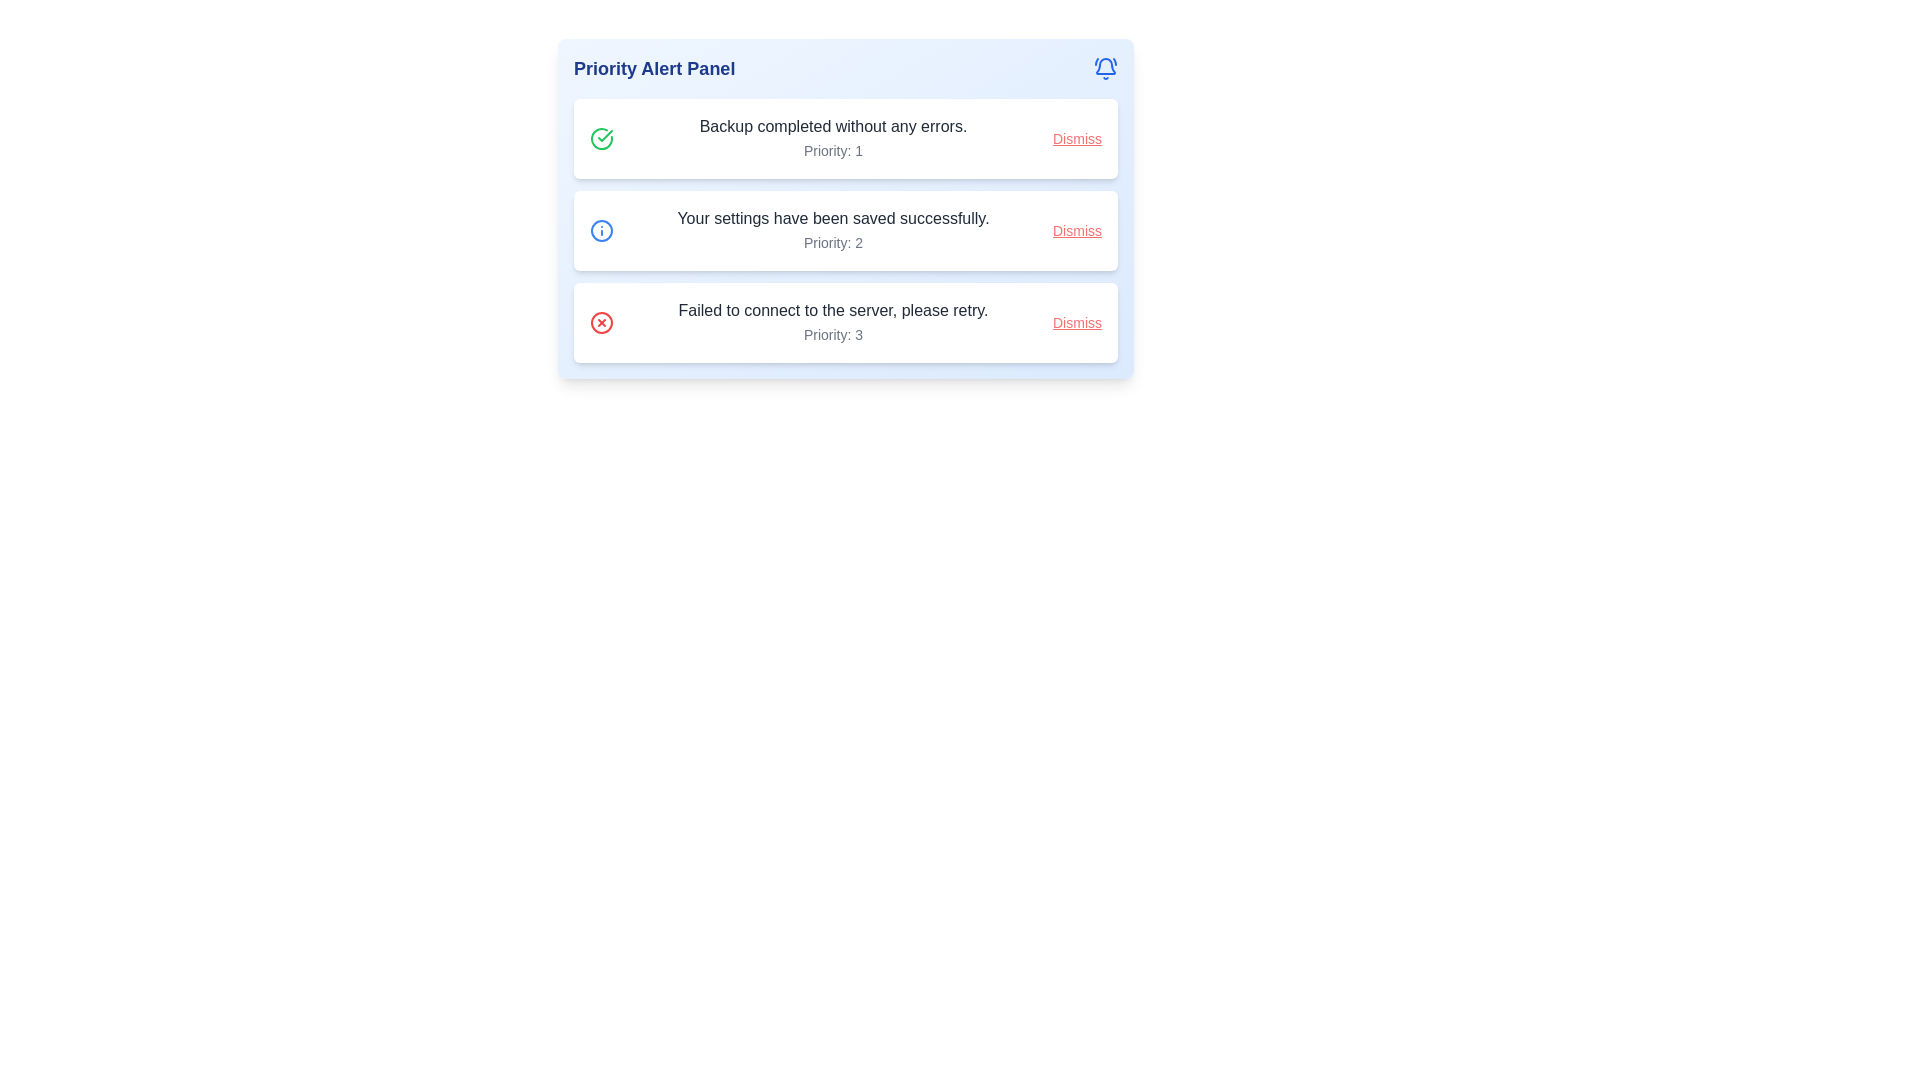  I want to click on the static text element that reads 'Priority: 2', which is styled in a smaller gray font and positioned below the success message, so click(833, 242).